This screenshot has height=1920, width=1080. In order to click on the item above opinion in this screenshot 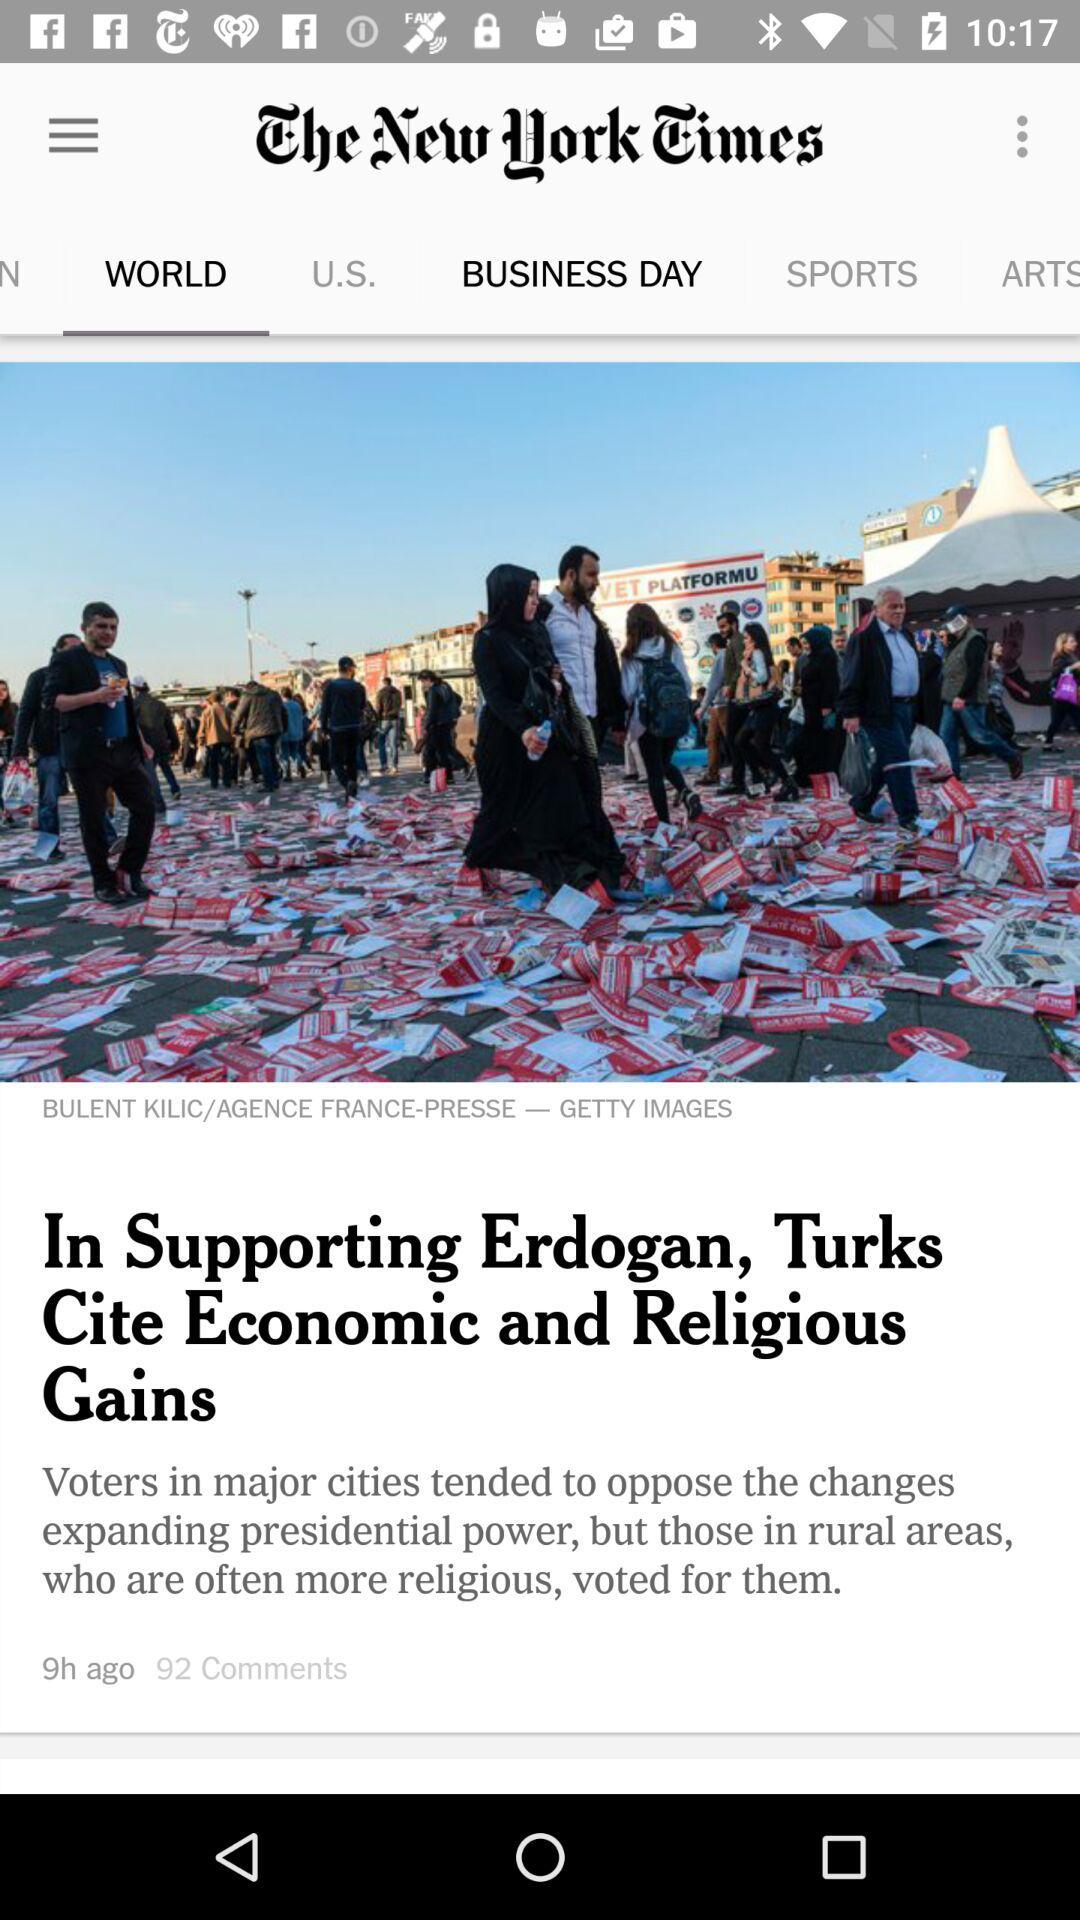, I will do `click(72, 135)`.